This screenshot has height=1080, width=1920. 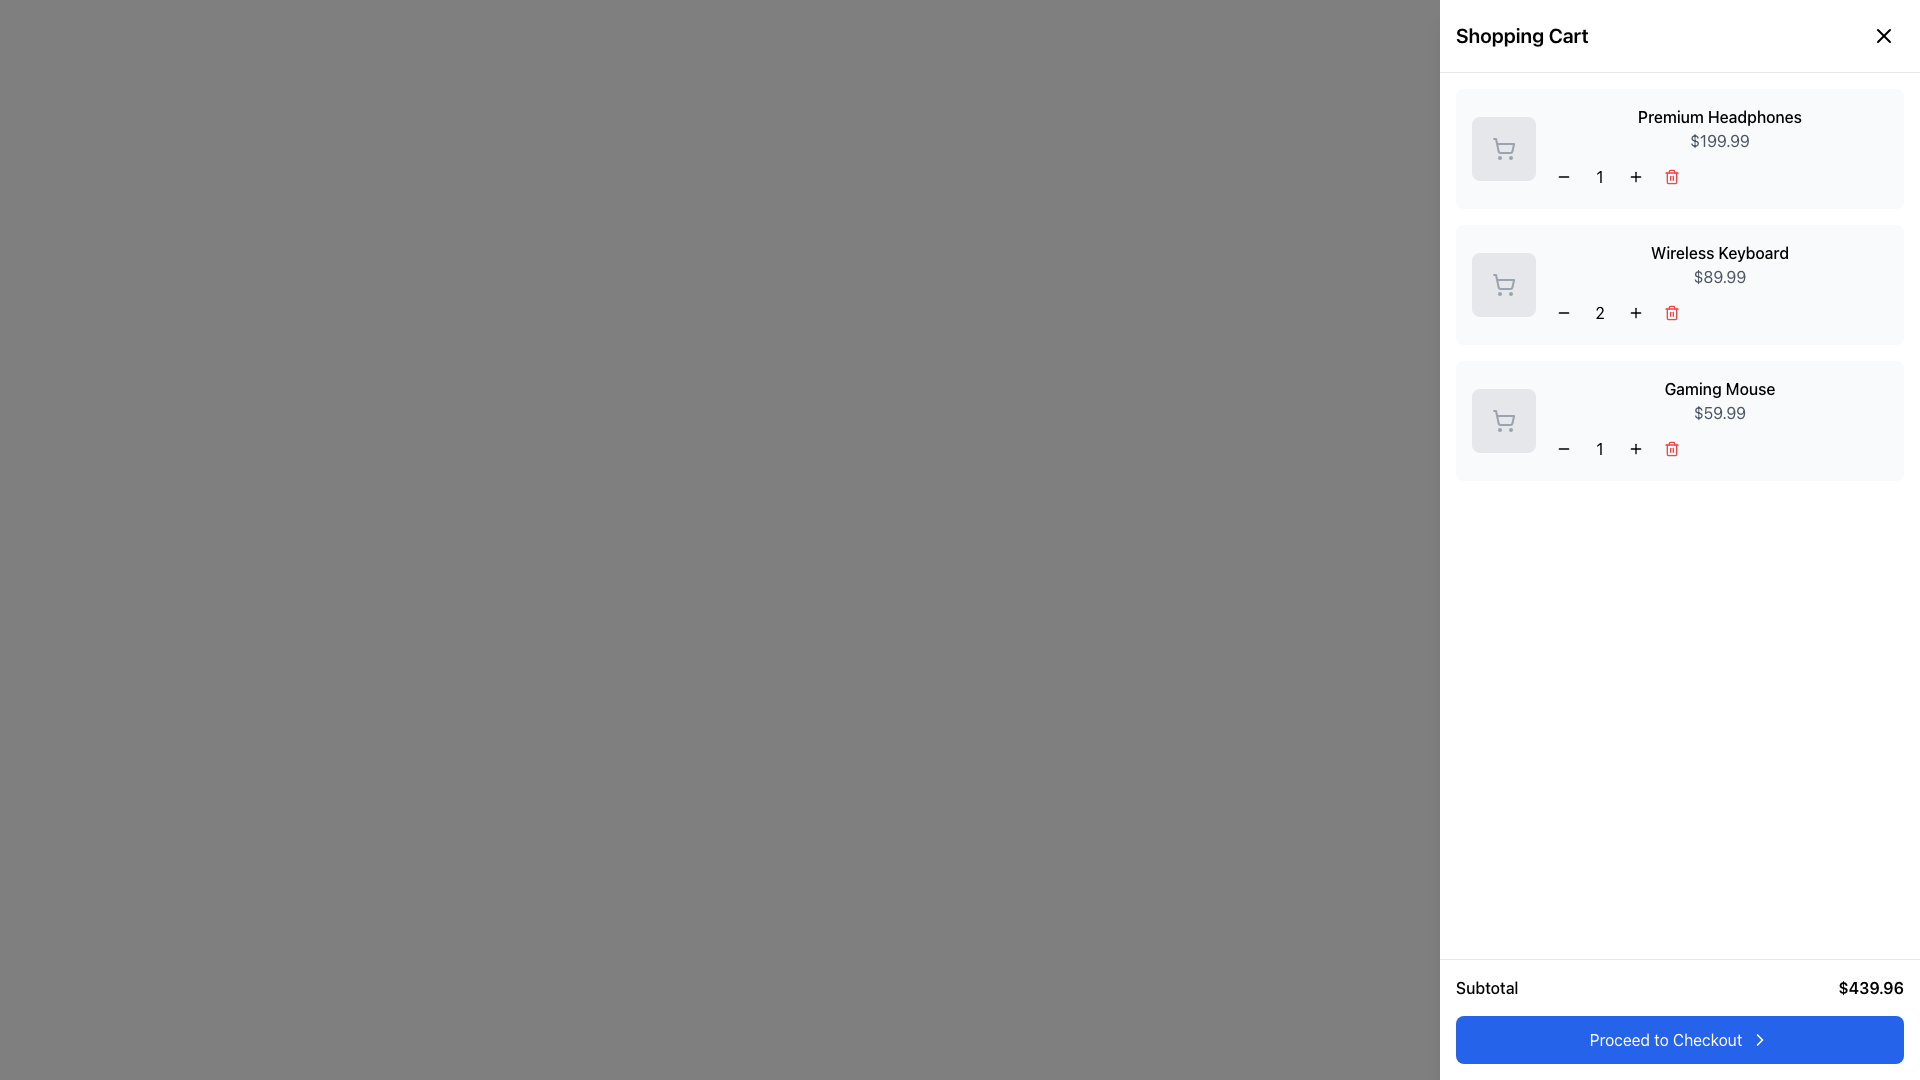 What do you see at coordinates (1636, 176) in the screenshot?
I see `the button that increases the quantity of the 'Premium Headphones' in the shopping cart, located between the decrement button and the trash can icon` at bounding box center [1636, 176].